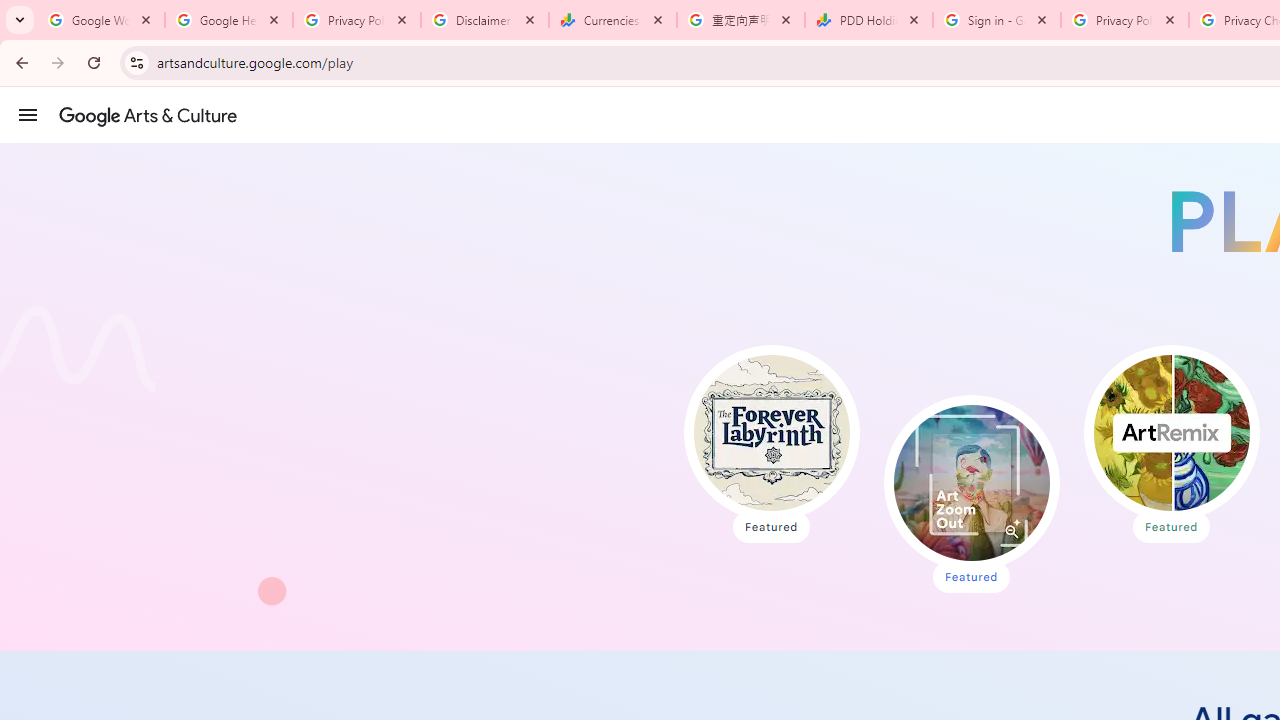 This screenshot has height=720, width=1280. What do you see at coordinates (770, 432) in the screenshot?
I see `'The Forever Labyrinth'` at bounding box center [770, 432].